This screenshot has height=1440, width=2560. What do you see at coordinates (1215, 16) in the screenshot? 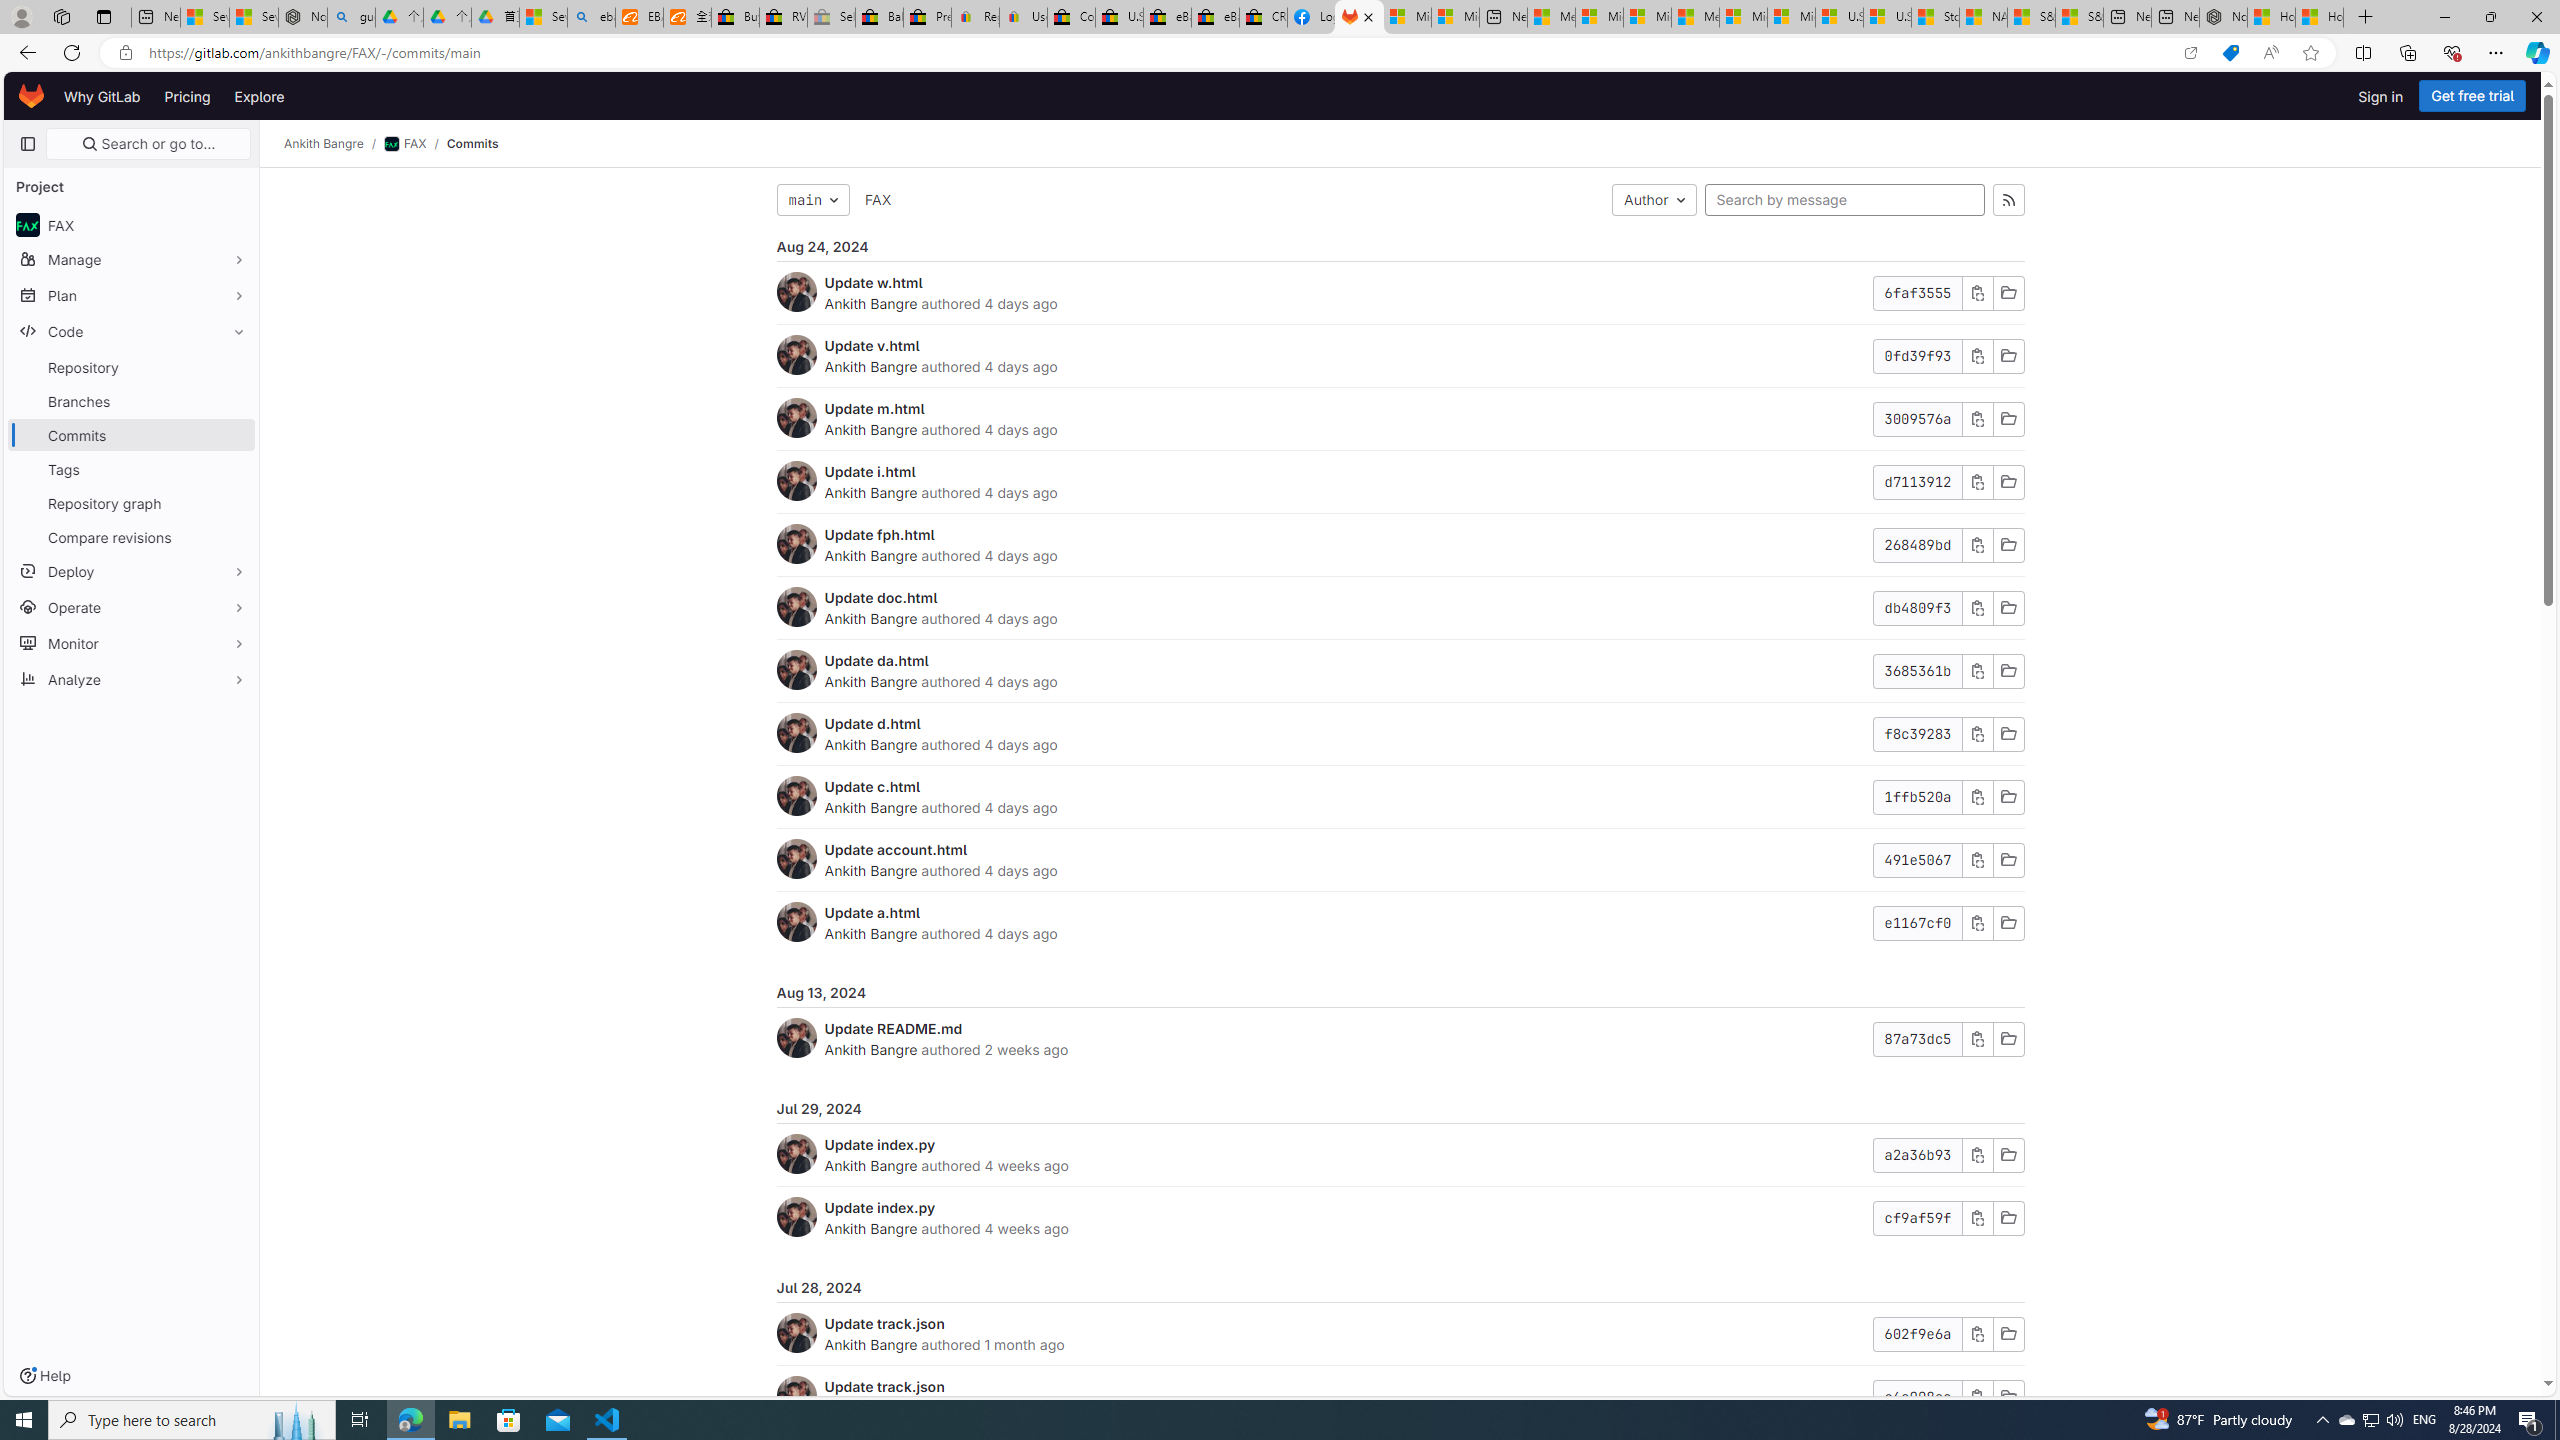
I see `'eBay Inc. Reports Third Quarter 2023 Results'` at bounding box center [1215, 16].